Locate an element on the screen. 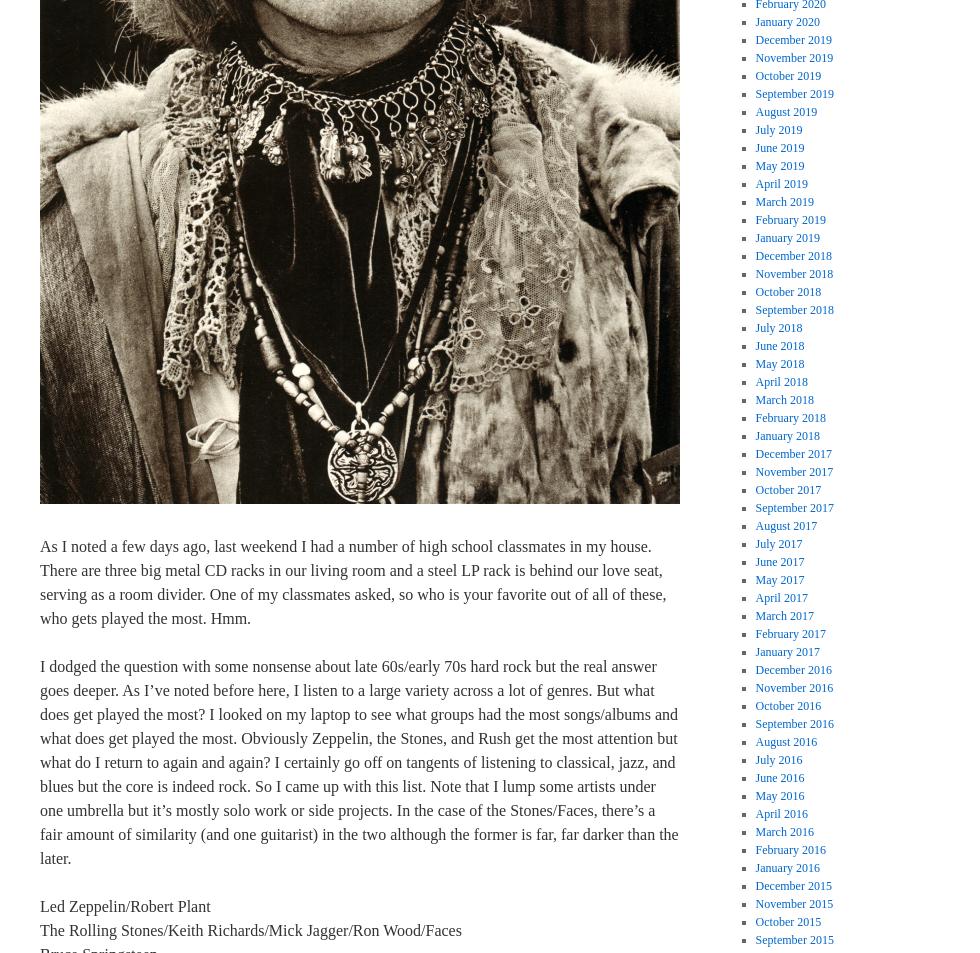  'April 2017' is located at coordinates (780, 598).